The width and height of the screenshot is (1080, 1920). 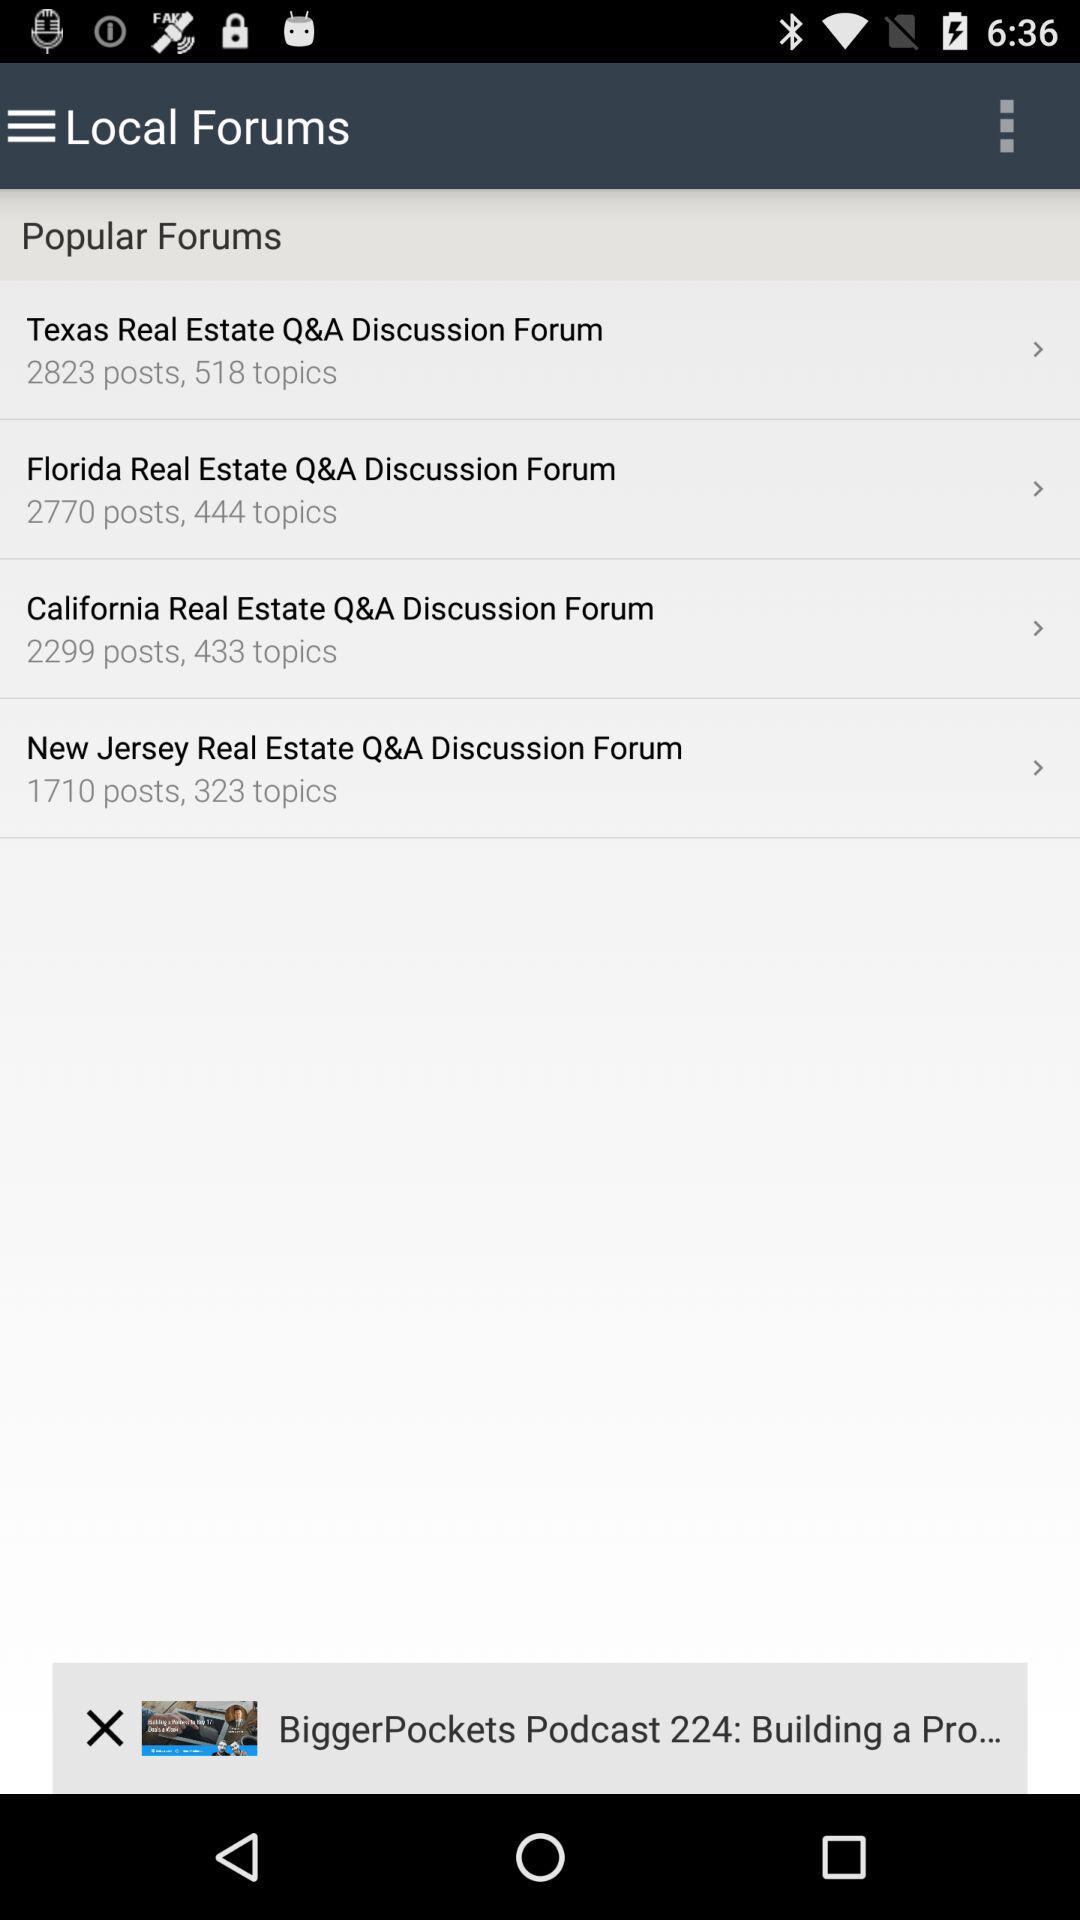 I want to click on 2823 posts 518 item, so click(x=523, y=370).